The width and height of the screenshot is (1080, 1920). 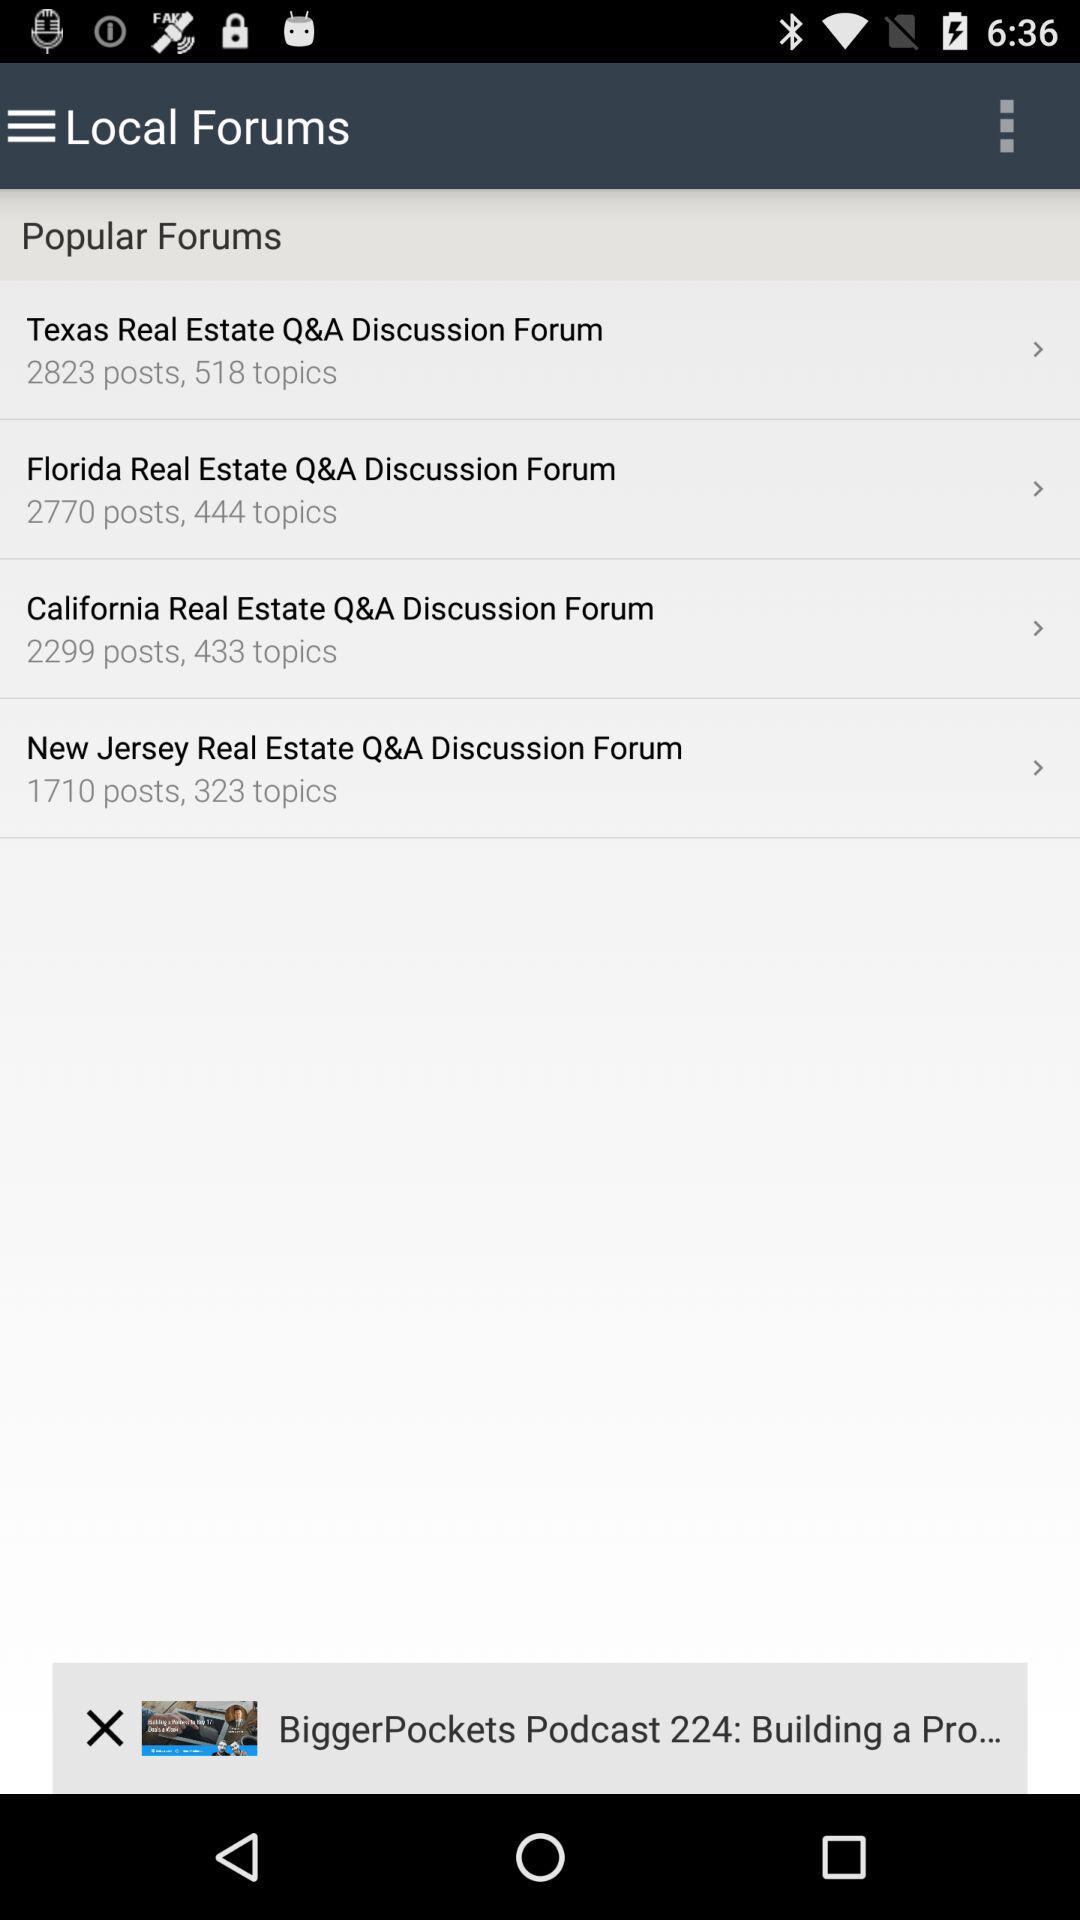 I want to click on 2823 posts 518 item, so click(x=523, y=370).